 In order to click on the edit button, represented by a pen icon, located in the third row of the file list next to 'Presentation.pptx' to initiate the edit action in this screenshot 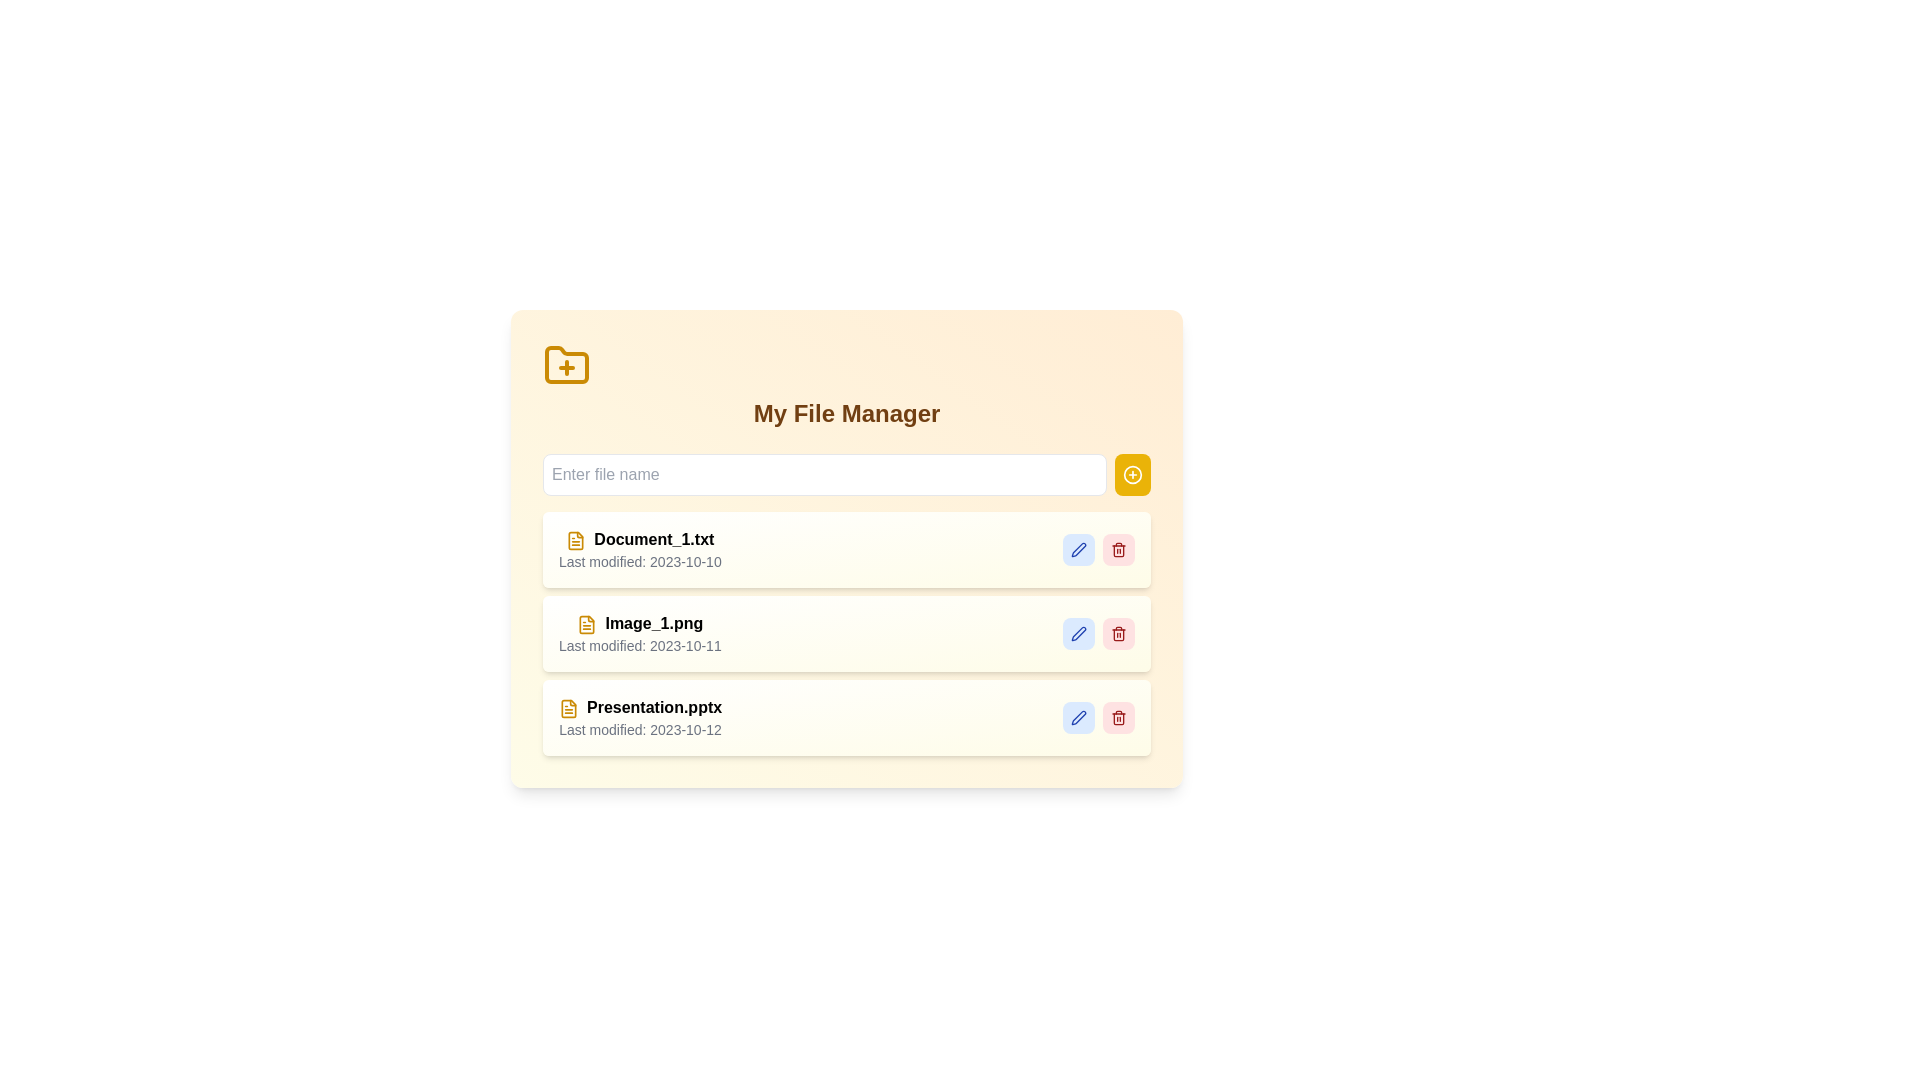, I will do `click(1078, 716)`.